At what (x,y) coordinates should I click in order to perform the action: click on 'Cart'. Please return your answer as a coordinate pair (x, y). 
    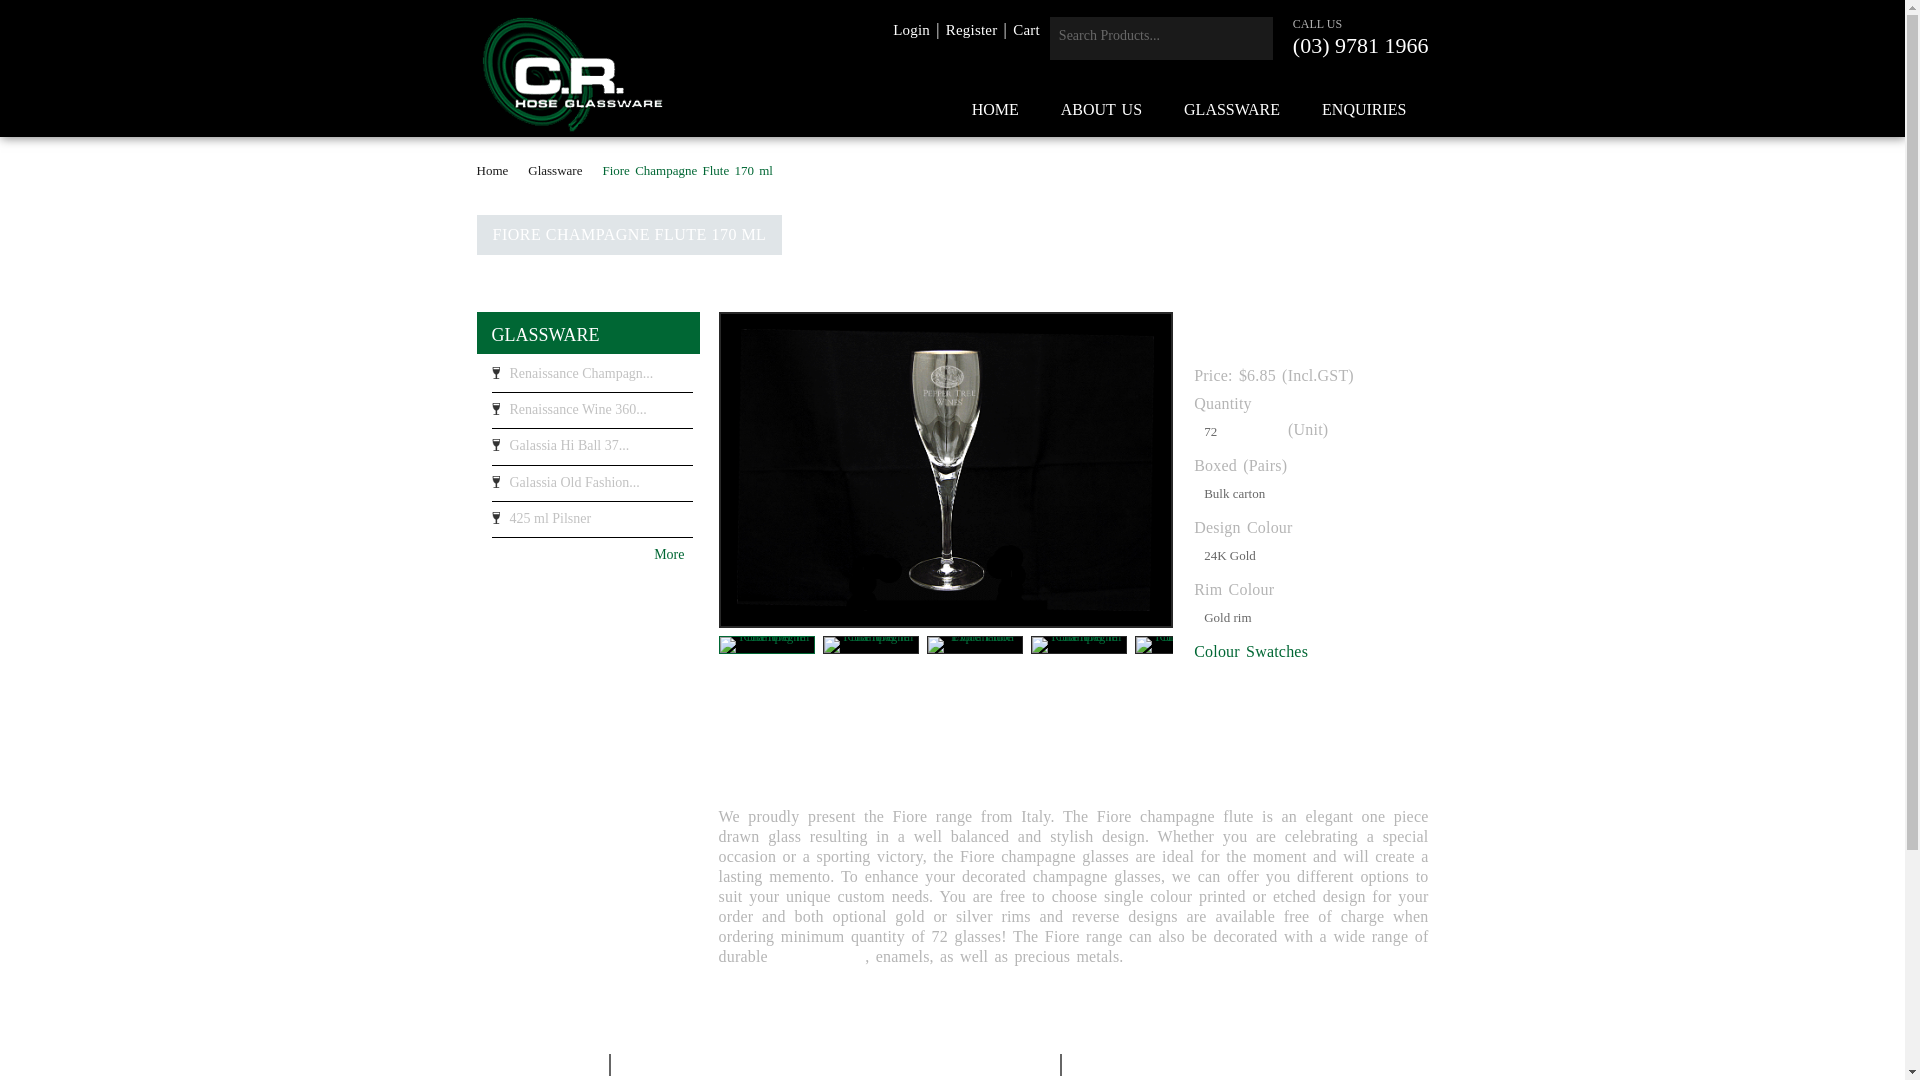
    Looking at the image, I should click on (1026, 30).